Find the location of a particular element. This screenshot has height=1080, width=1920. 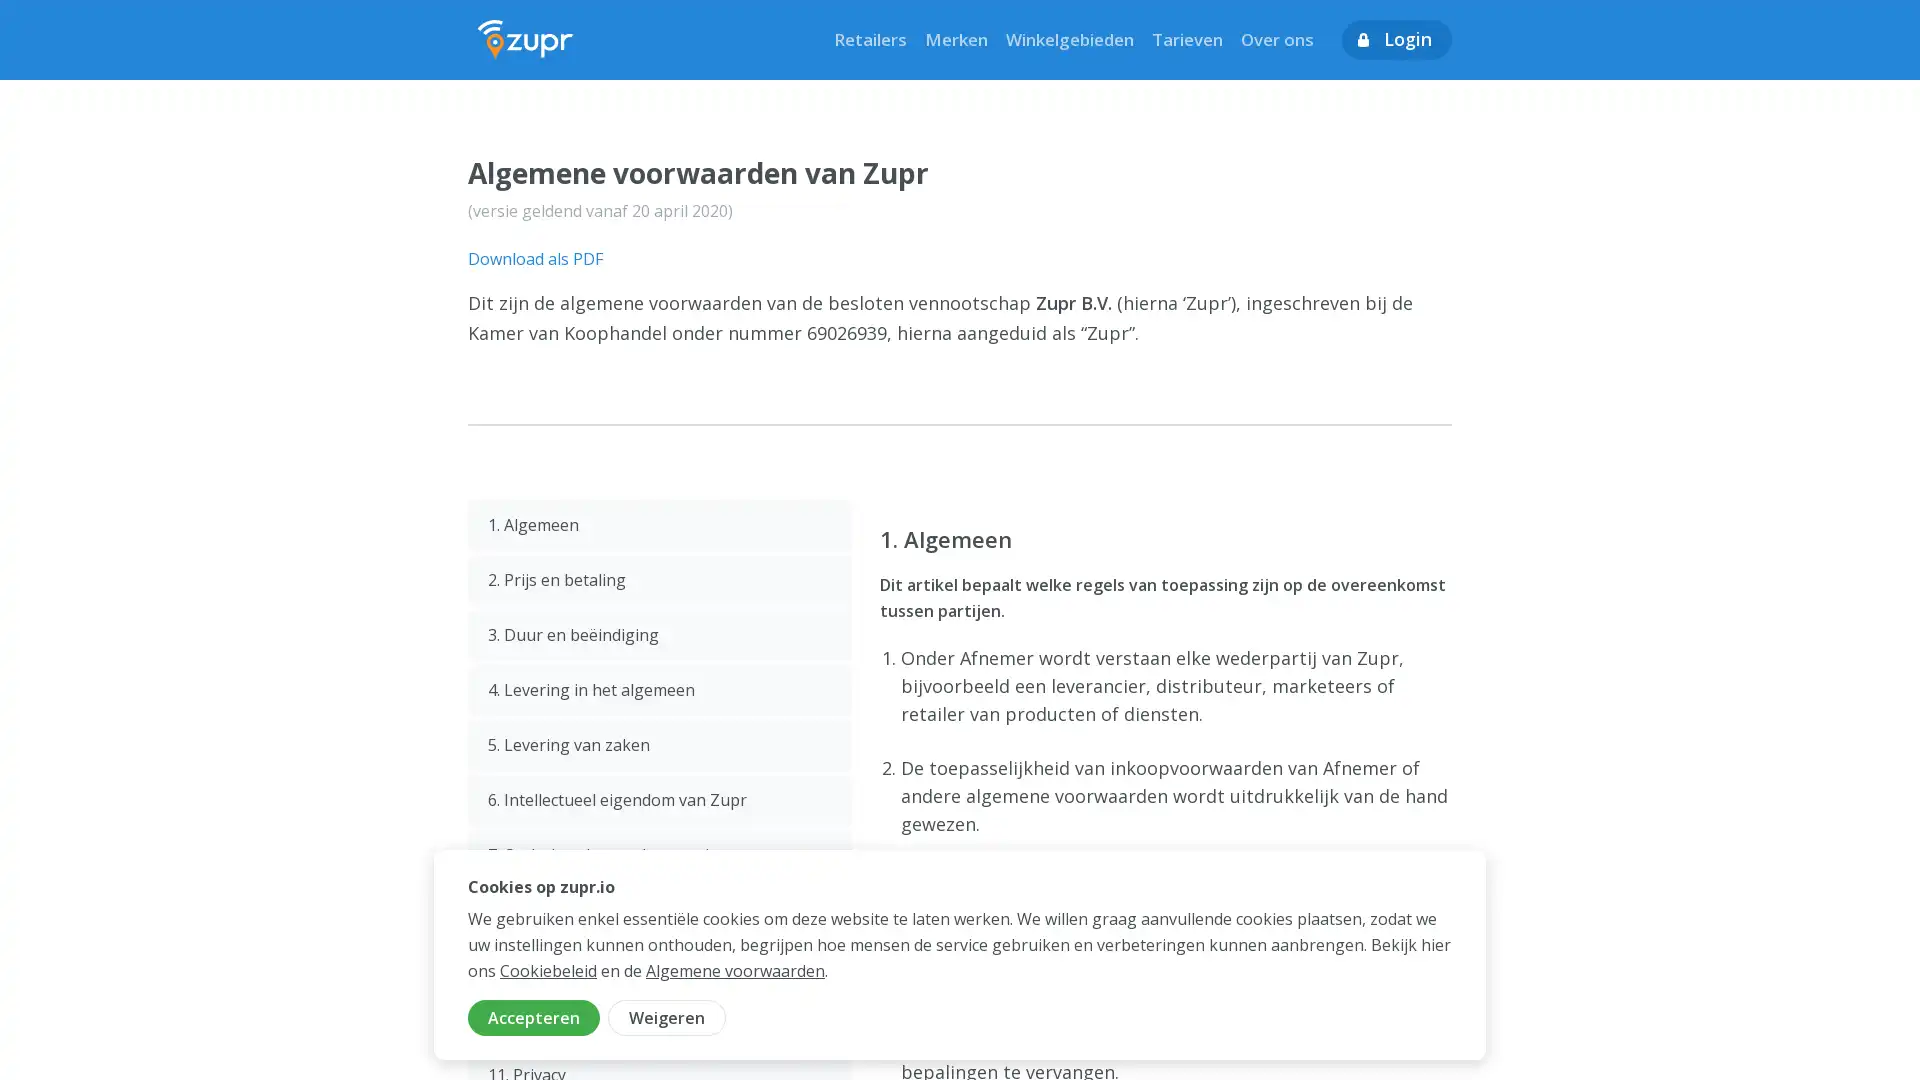

Accept cookies is located at coordinates (533, 1018).